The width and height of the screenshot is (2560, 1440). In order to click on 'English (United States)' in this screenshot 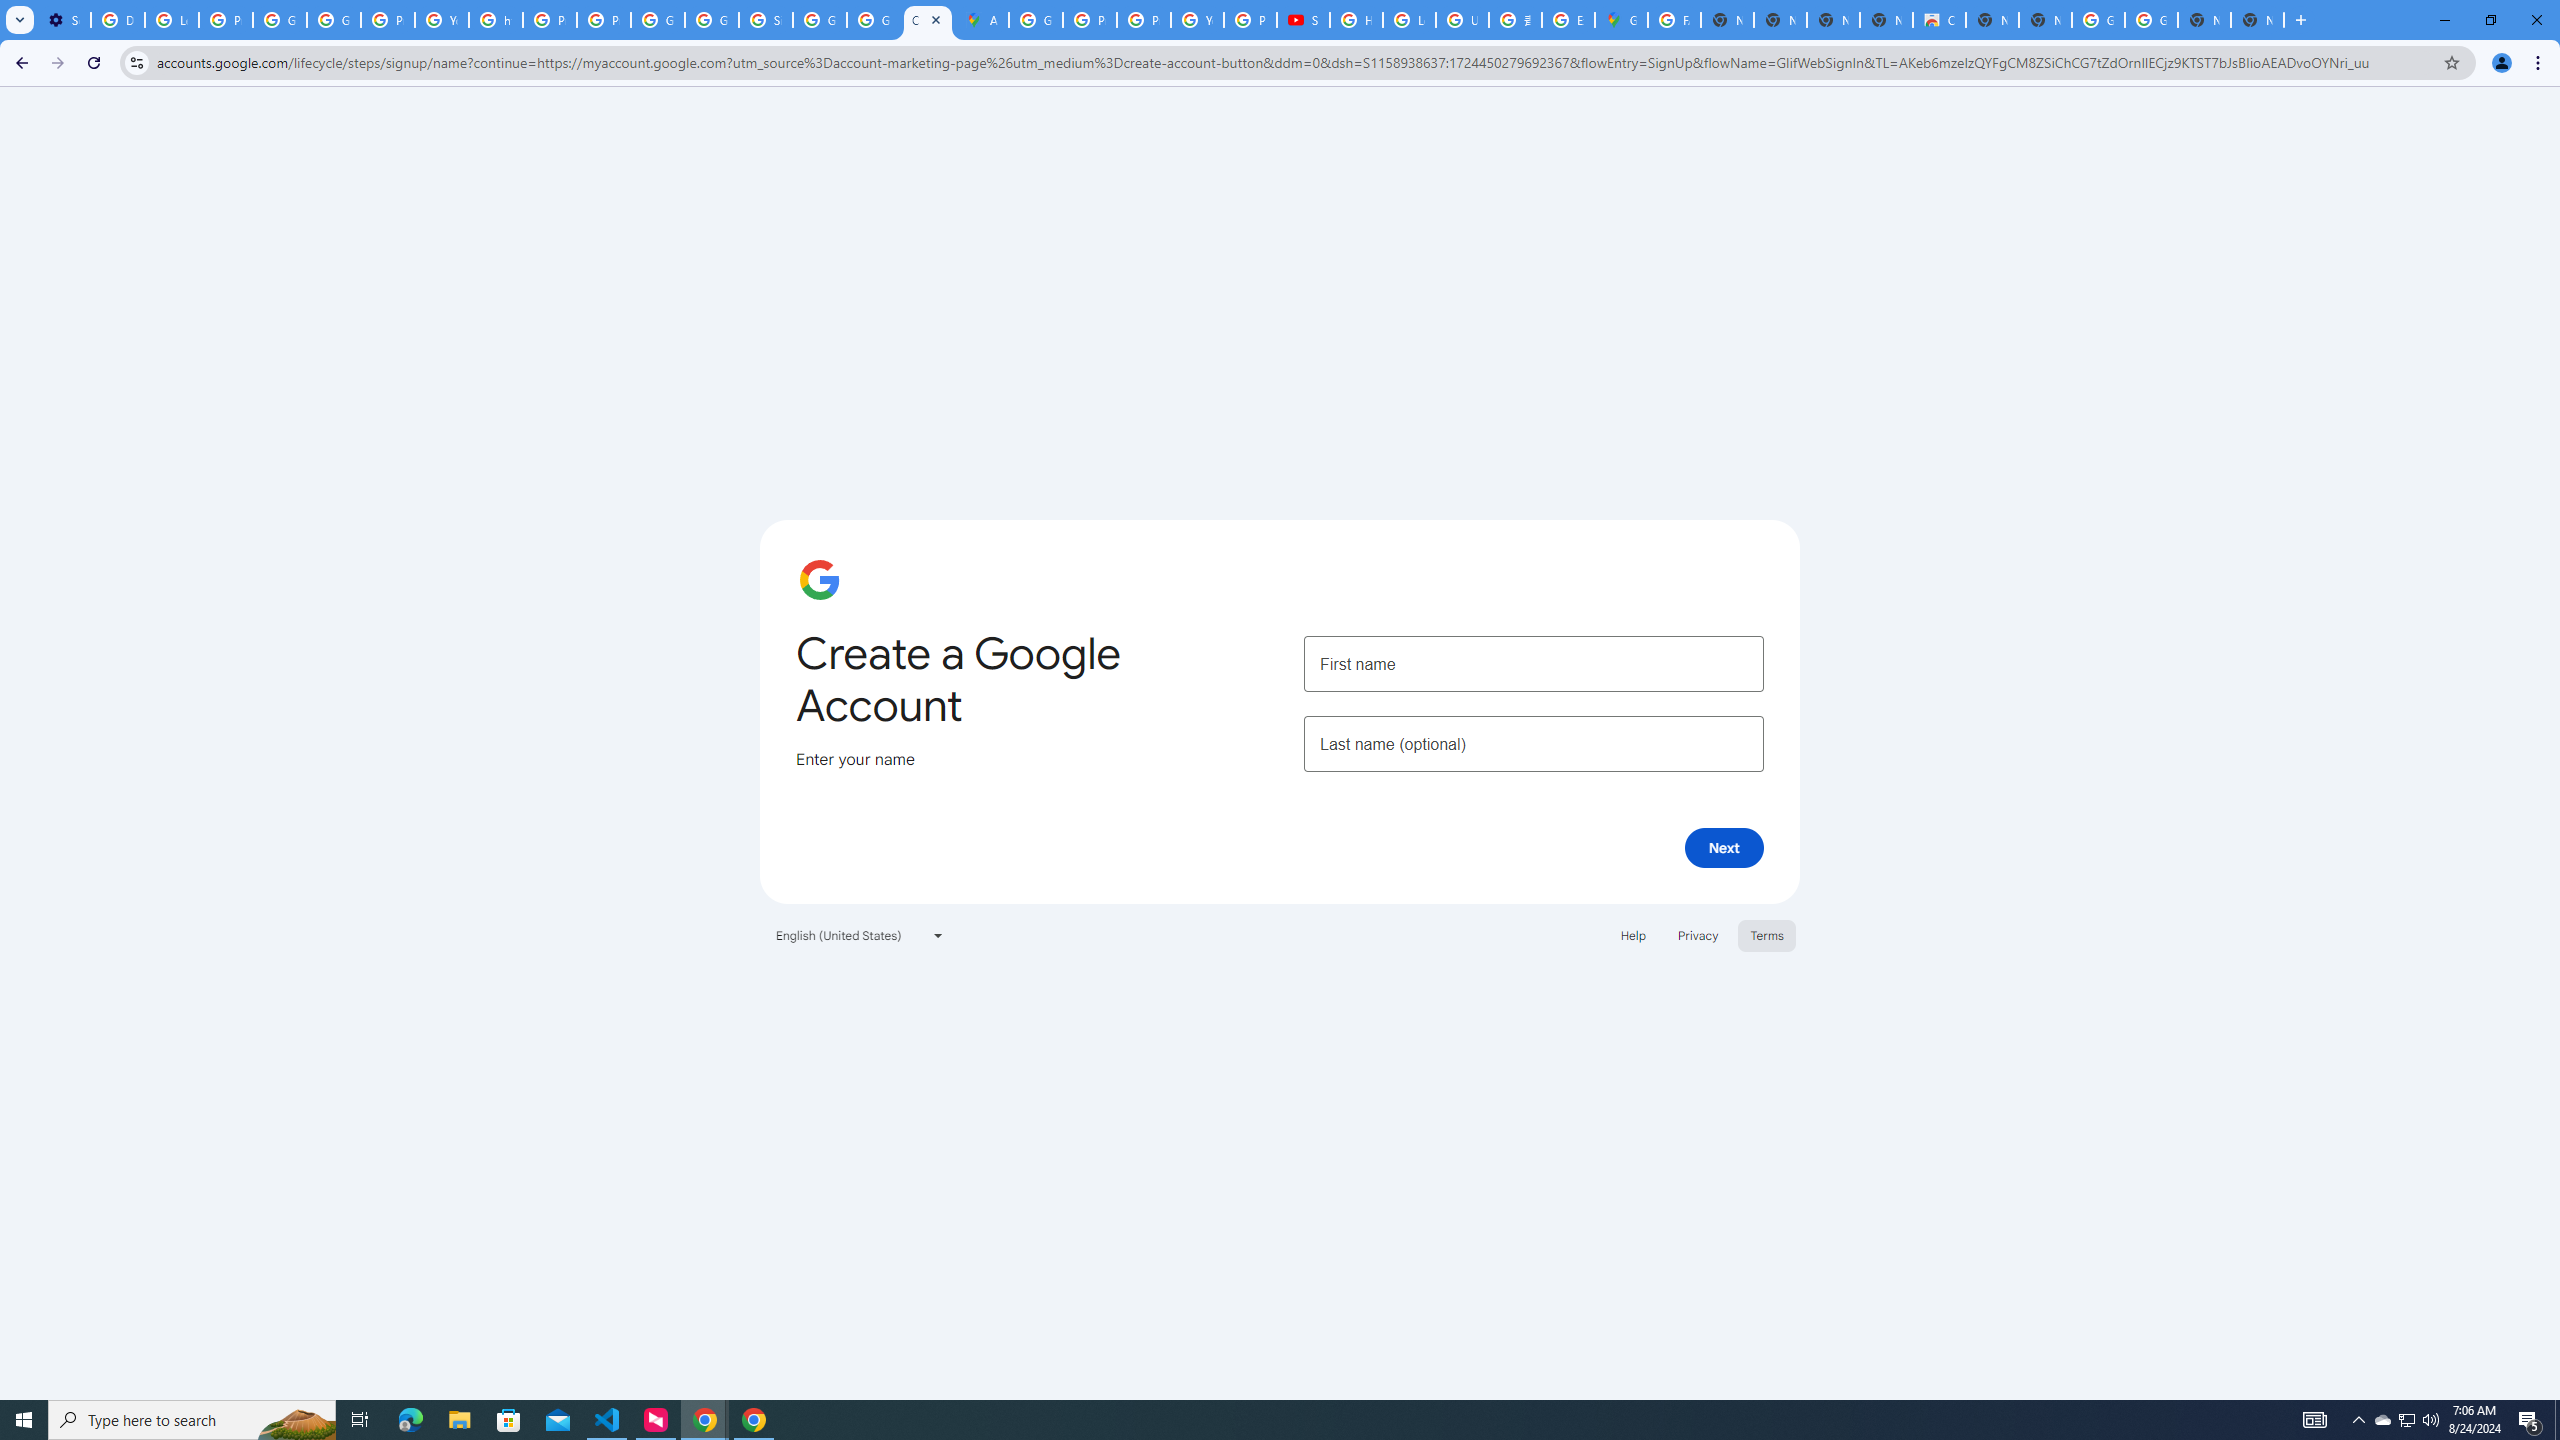, I will do `click(860, 934)`.